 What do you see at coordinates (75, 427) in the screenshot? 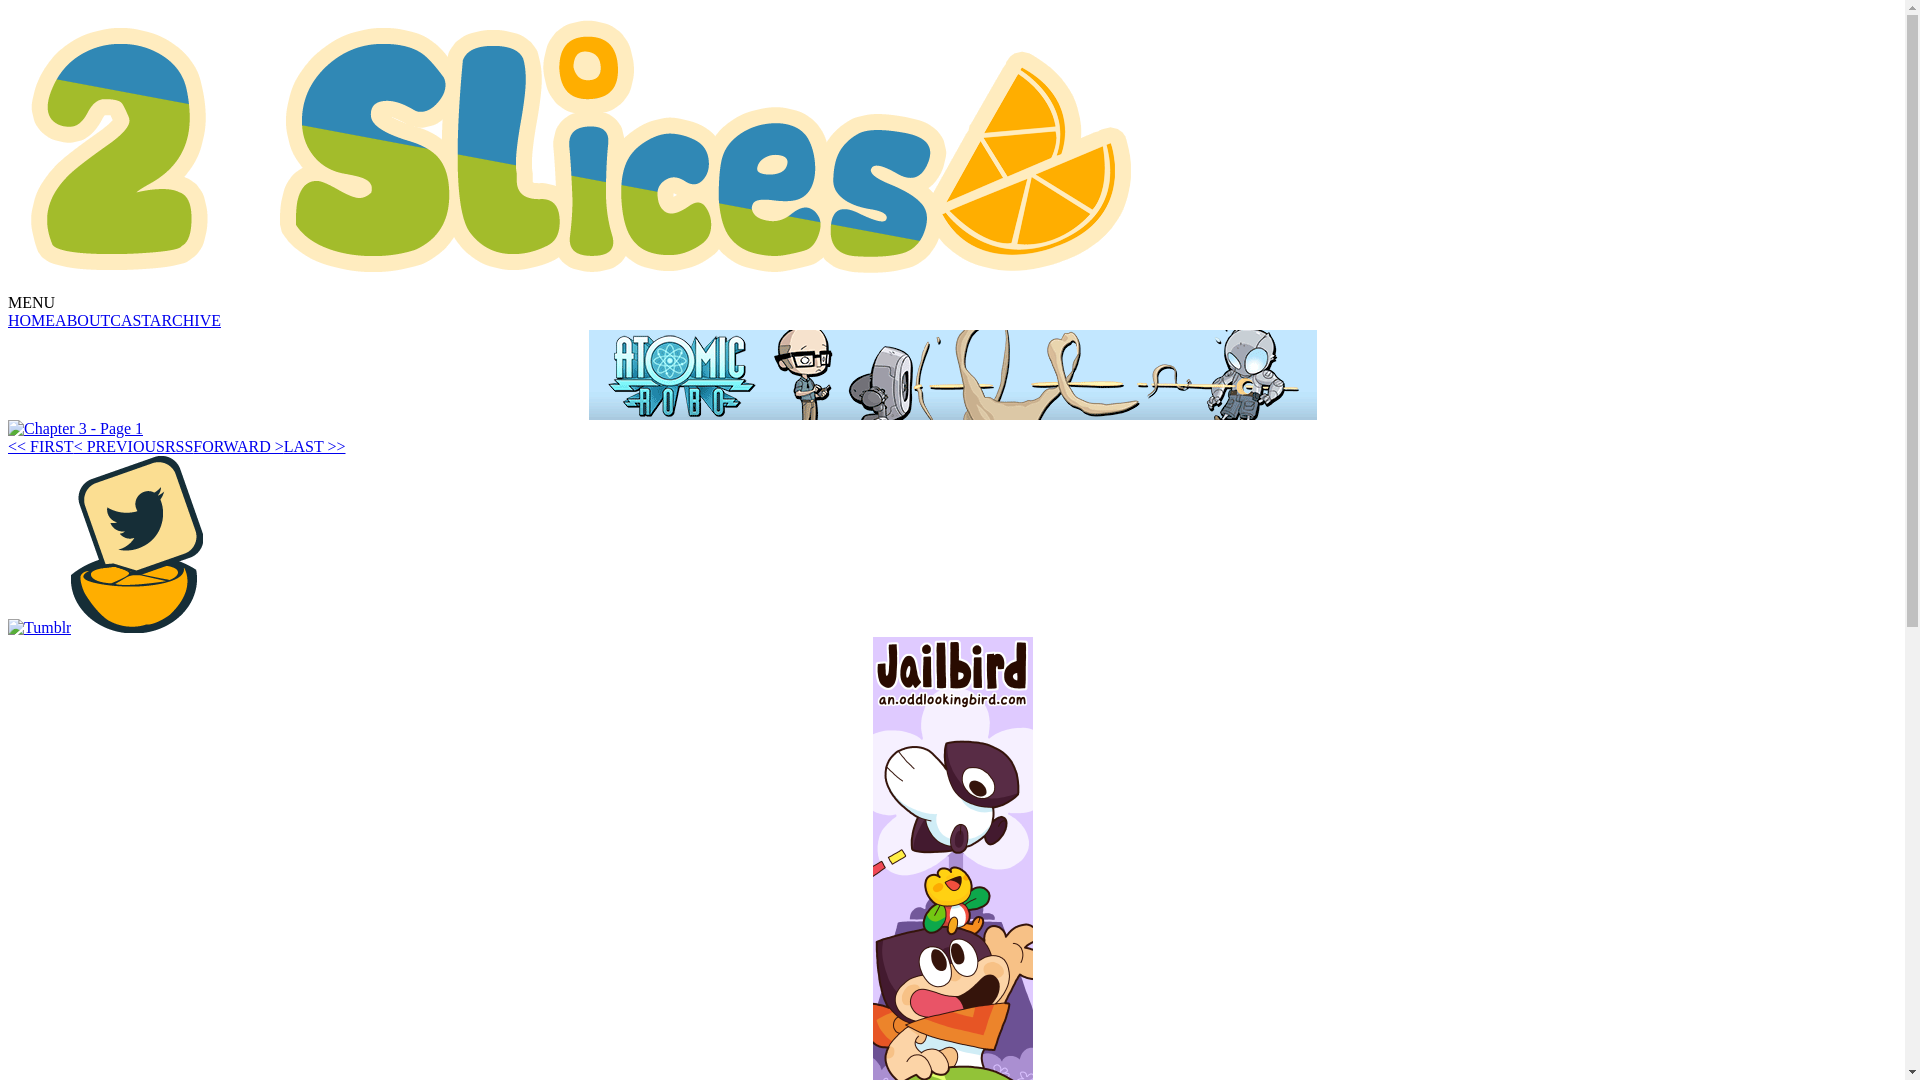
I see `'Chapter 3 - Page 1'` at bounding box center [75, 427].